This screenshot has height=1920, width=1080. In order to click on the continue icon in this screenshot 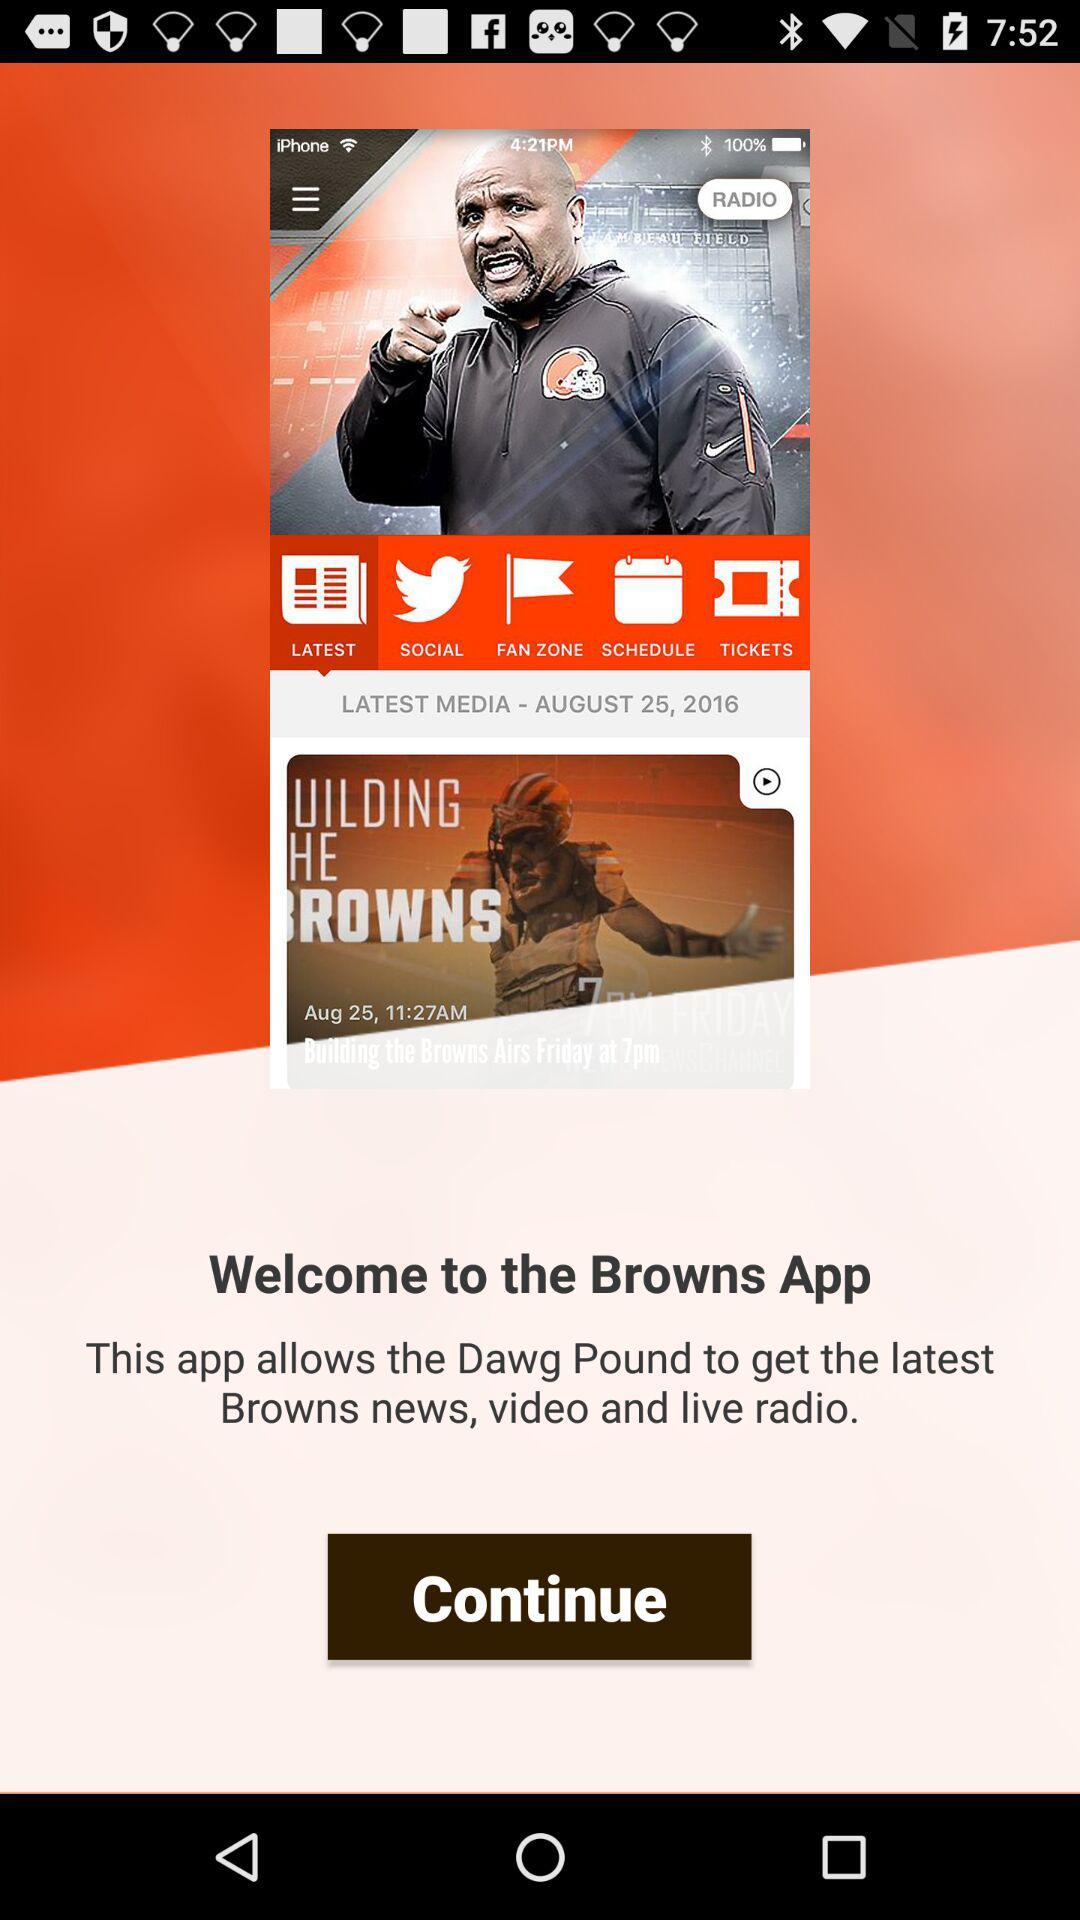, I will do `click(538, 1595)`.